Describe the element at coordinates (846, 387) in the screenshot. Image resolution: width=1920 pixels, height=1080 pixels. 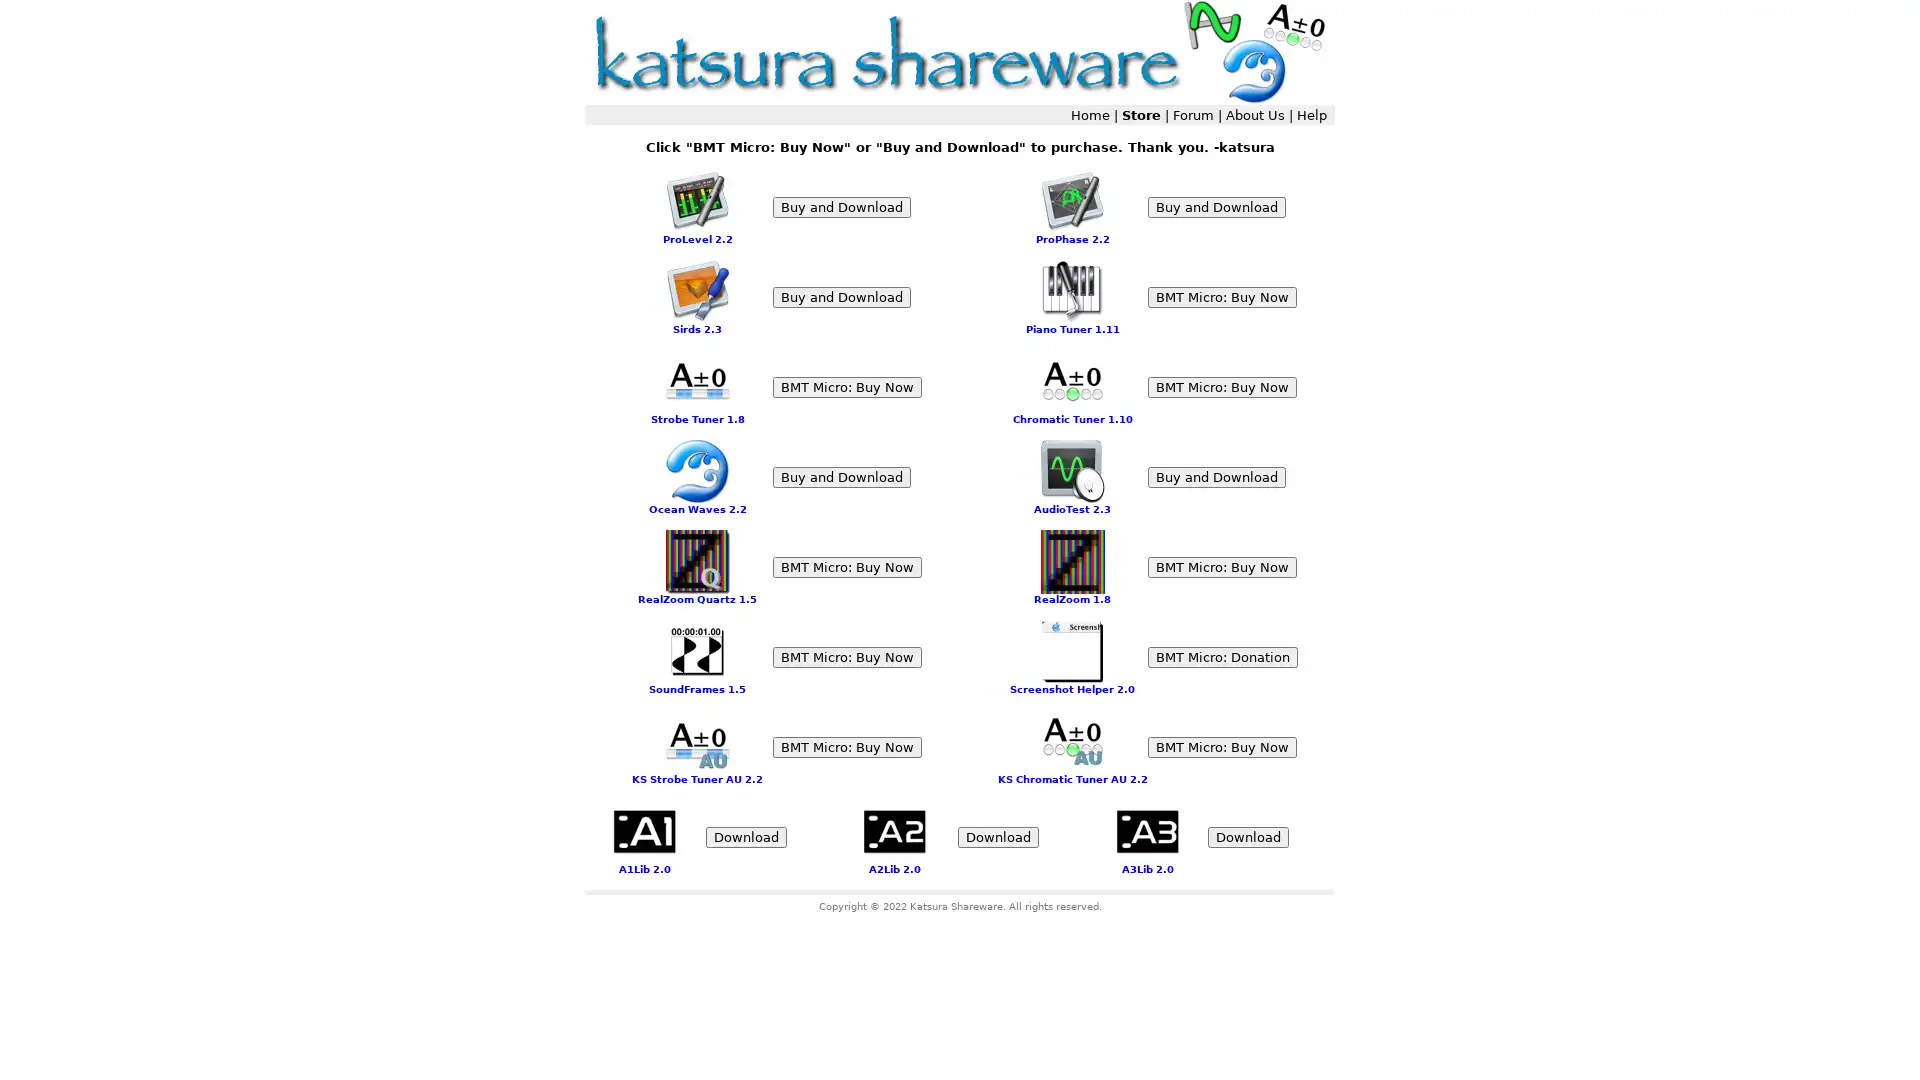
I see `BMT Micro: Buy Now` at that location.